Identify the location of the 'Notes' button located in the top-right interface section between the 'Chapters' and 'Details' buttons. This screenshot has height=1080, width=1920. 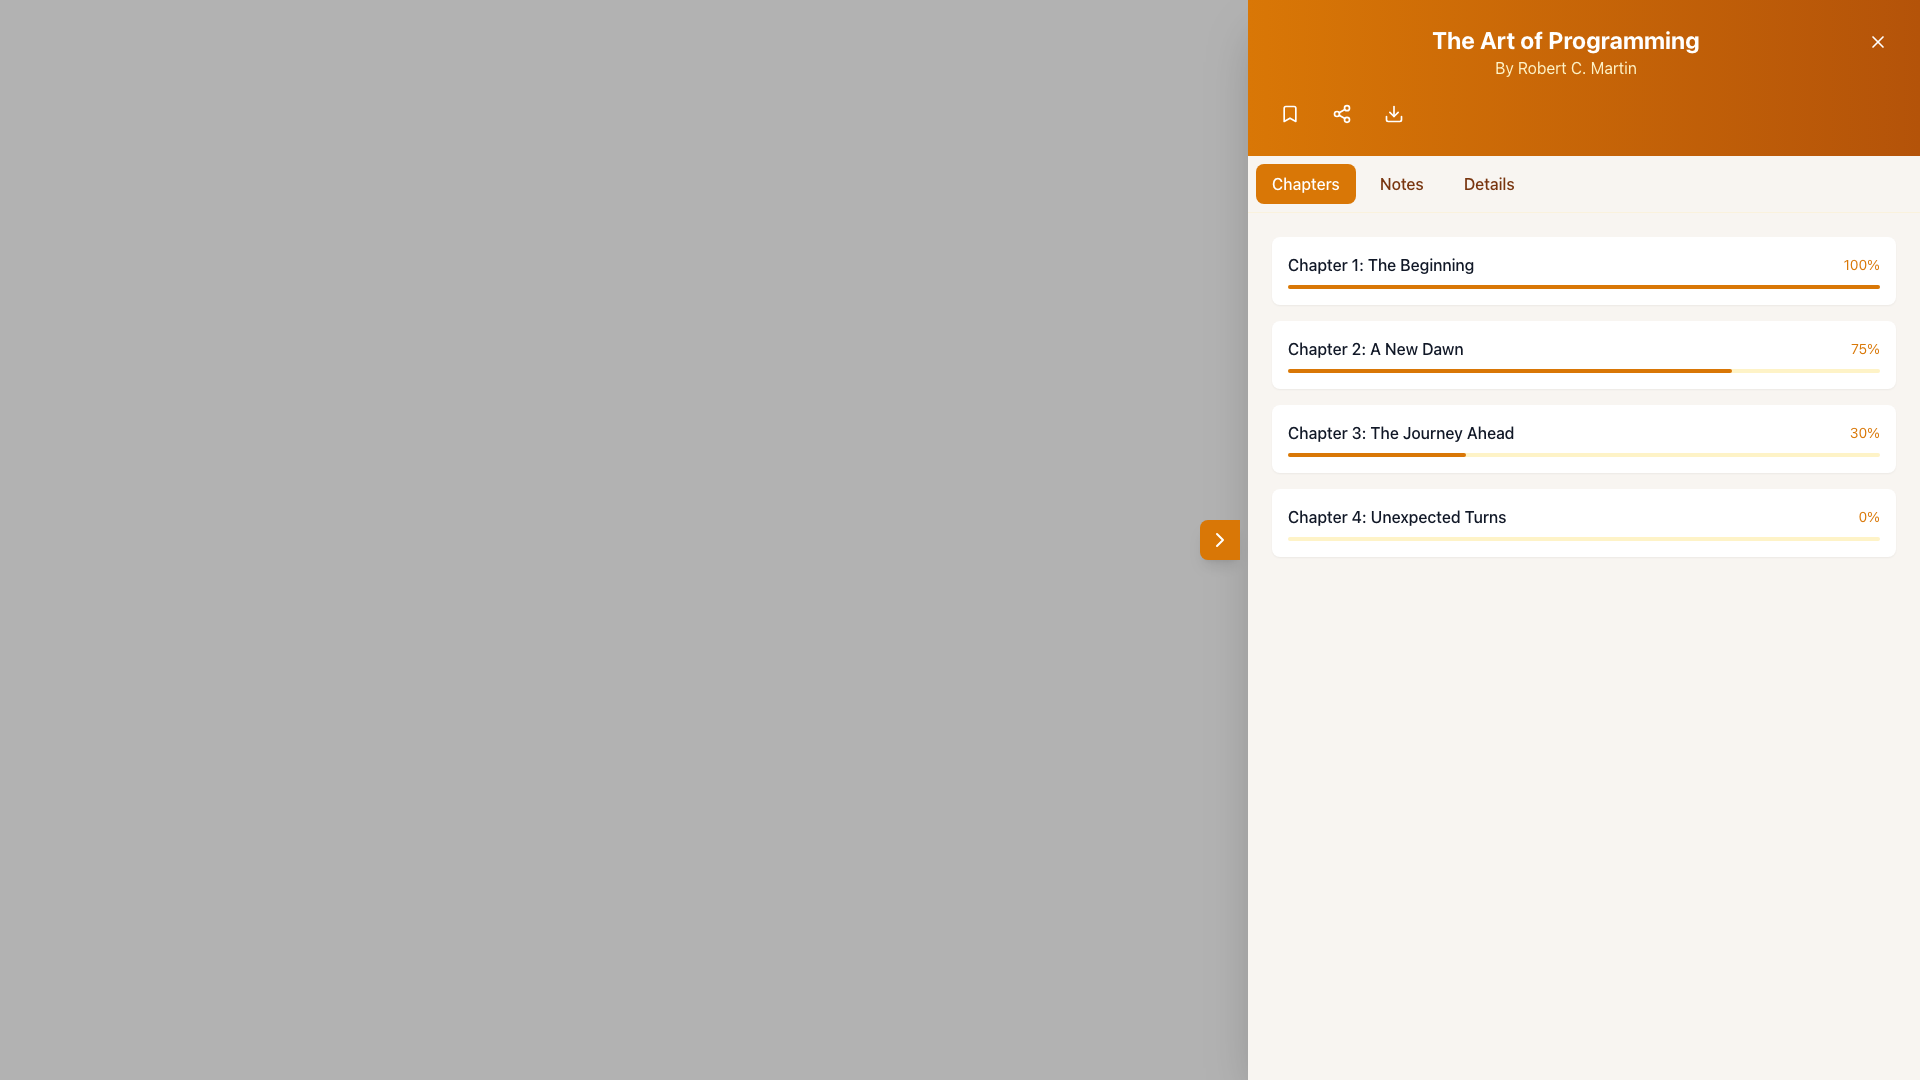
(1400, 184).